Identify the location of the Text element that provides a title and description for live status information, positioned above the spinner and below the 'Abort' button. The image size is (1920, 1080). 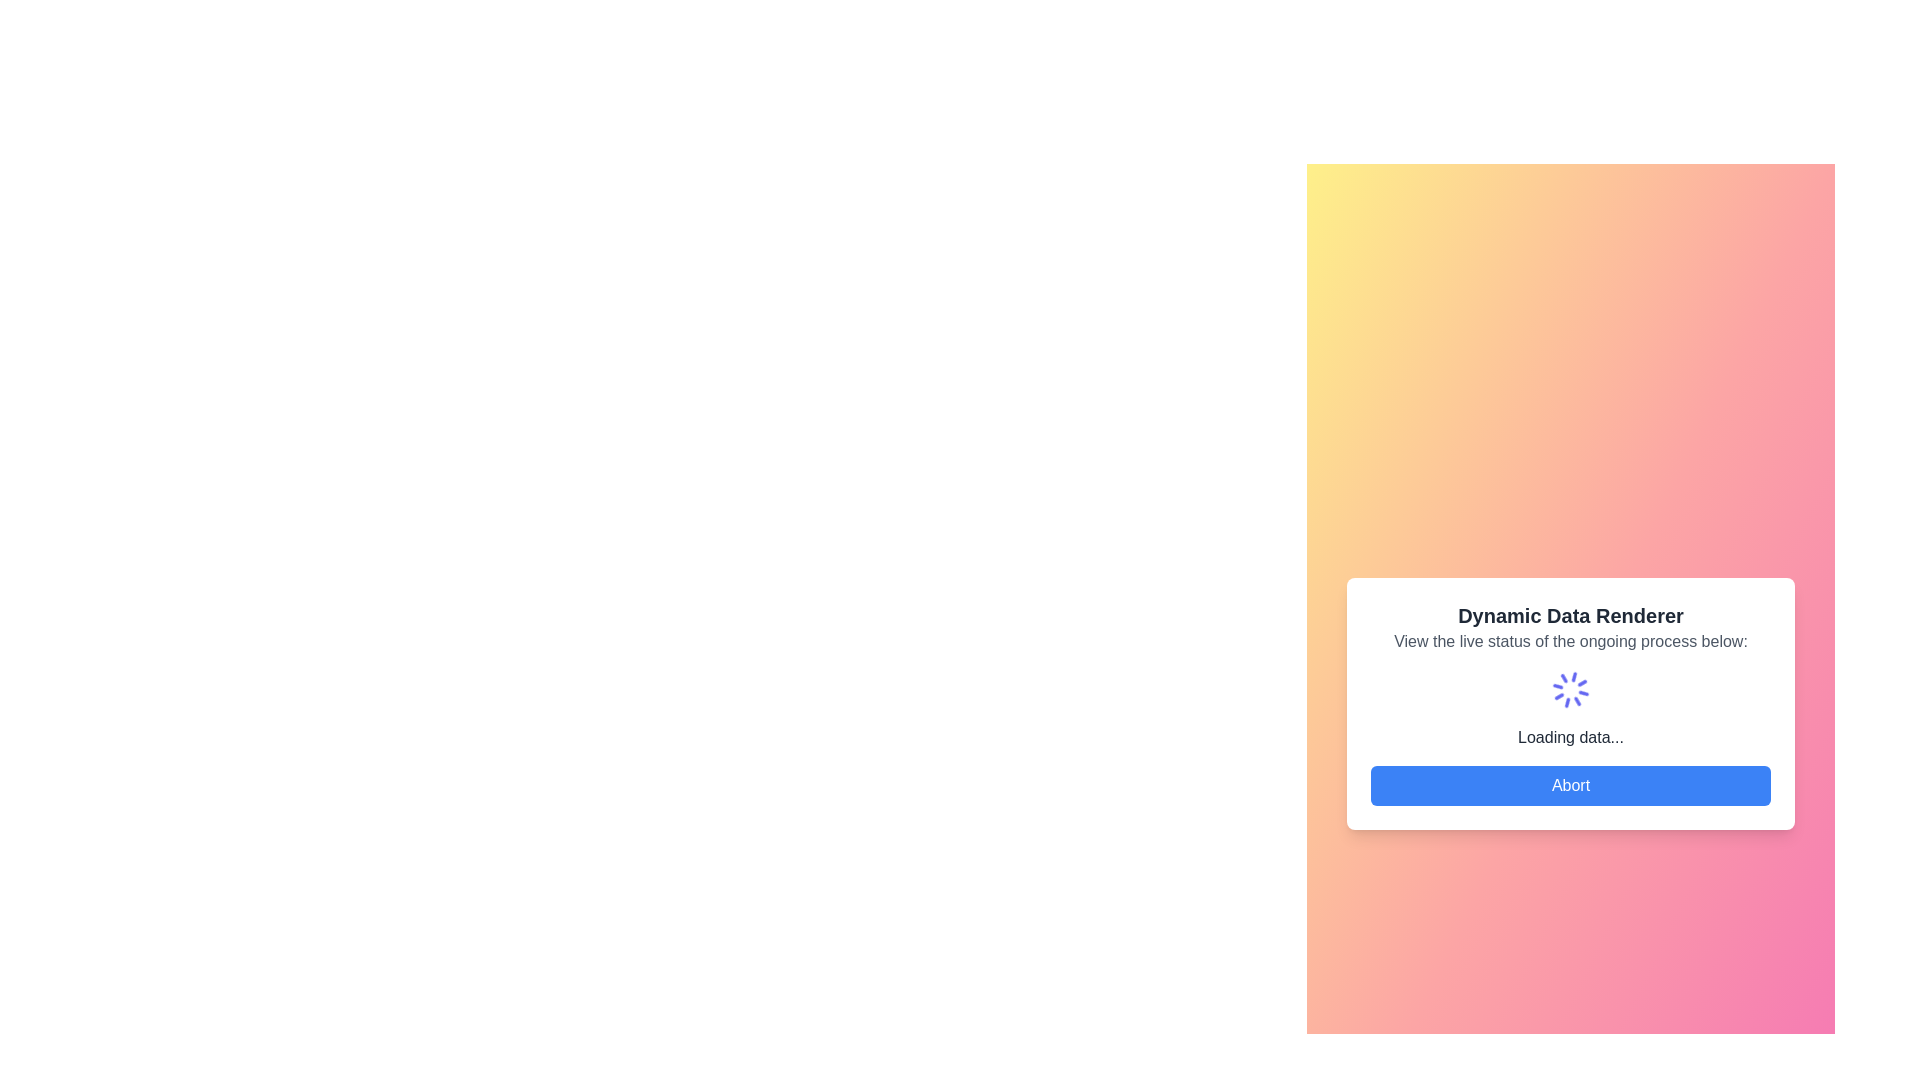
(1569, 627).